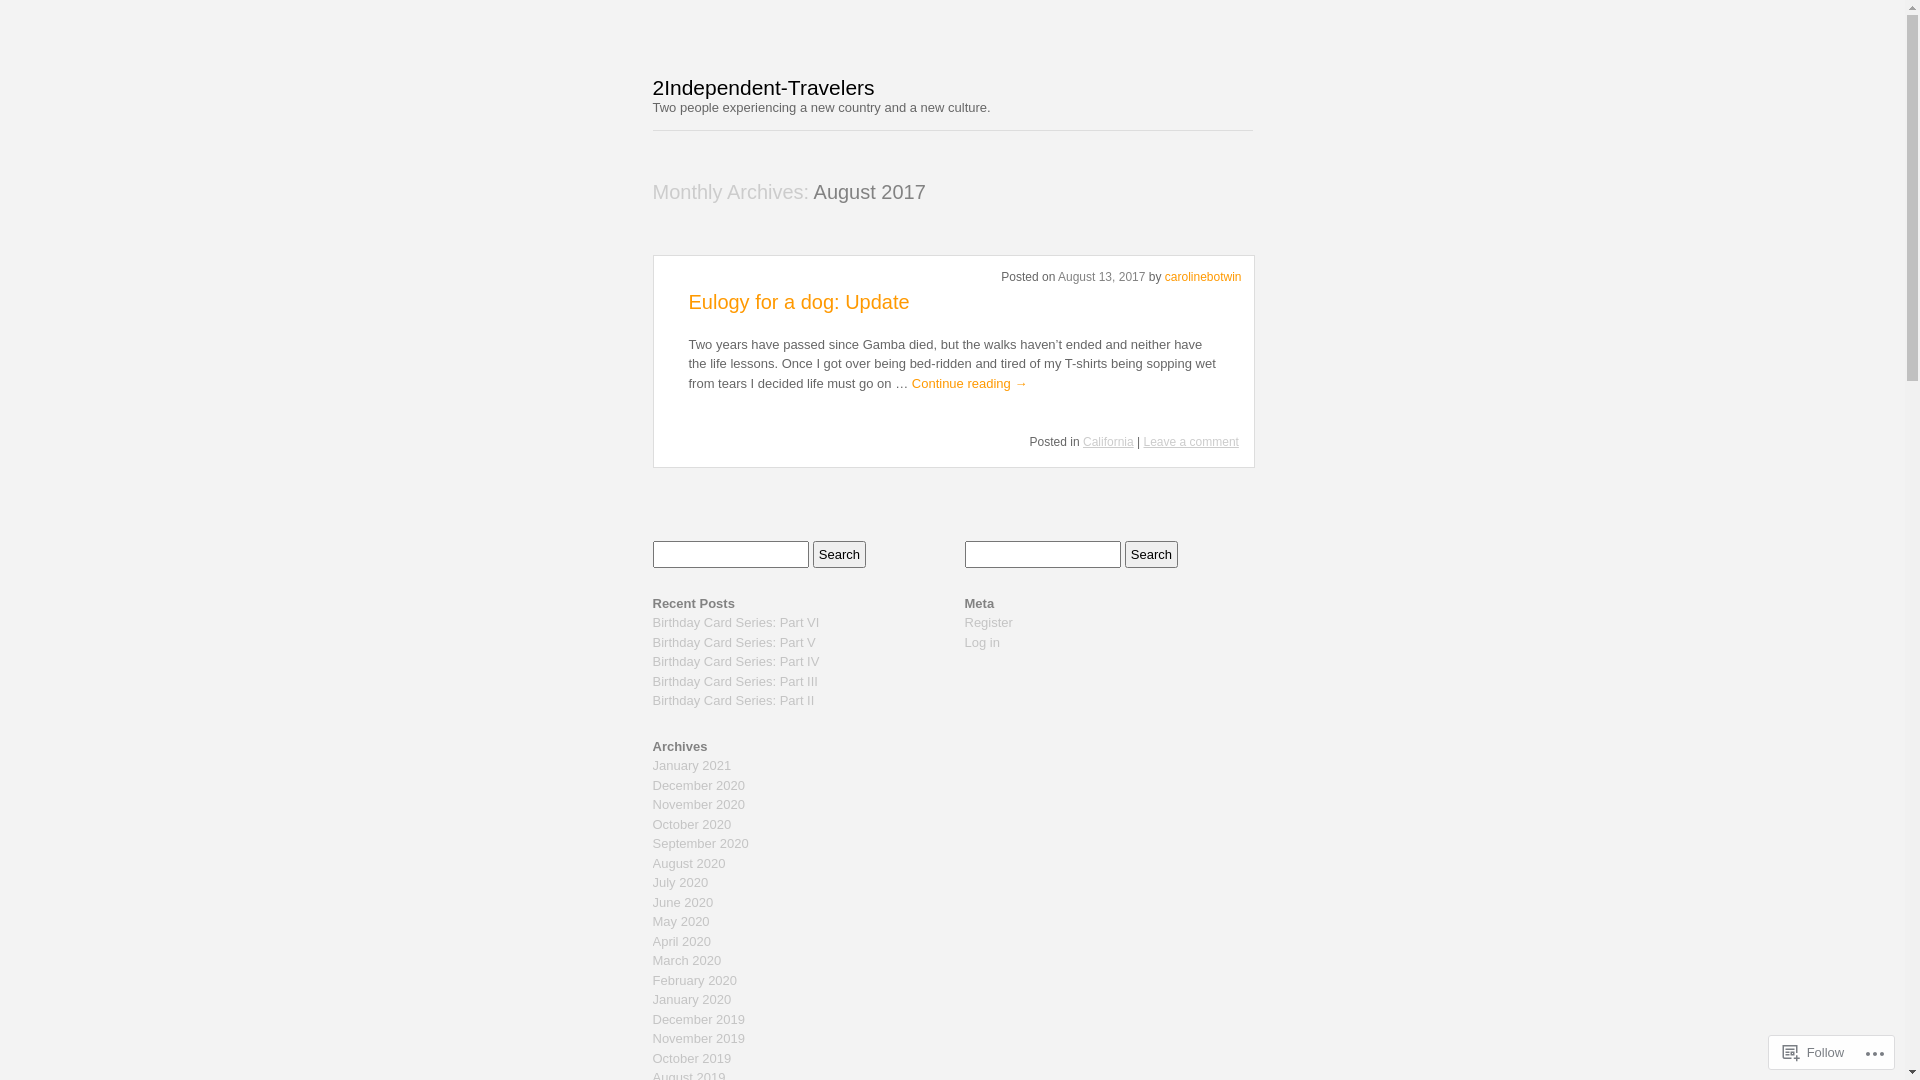 This screenshot has height=1080, width=1920. Describe the element at coordinates (988, 621) in the screenshot. I see `'Register'` at that location.